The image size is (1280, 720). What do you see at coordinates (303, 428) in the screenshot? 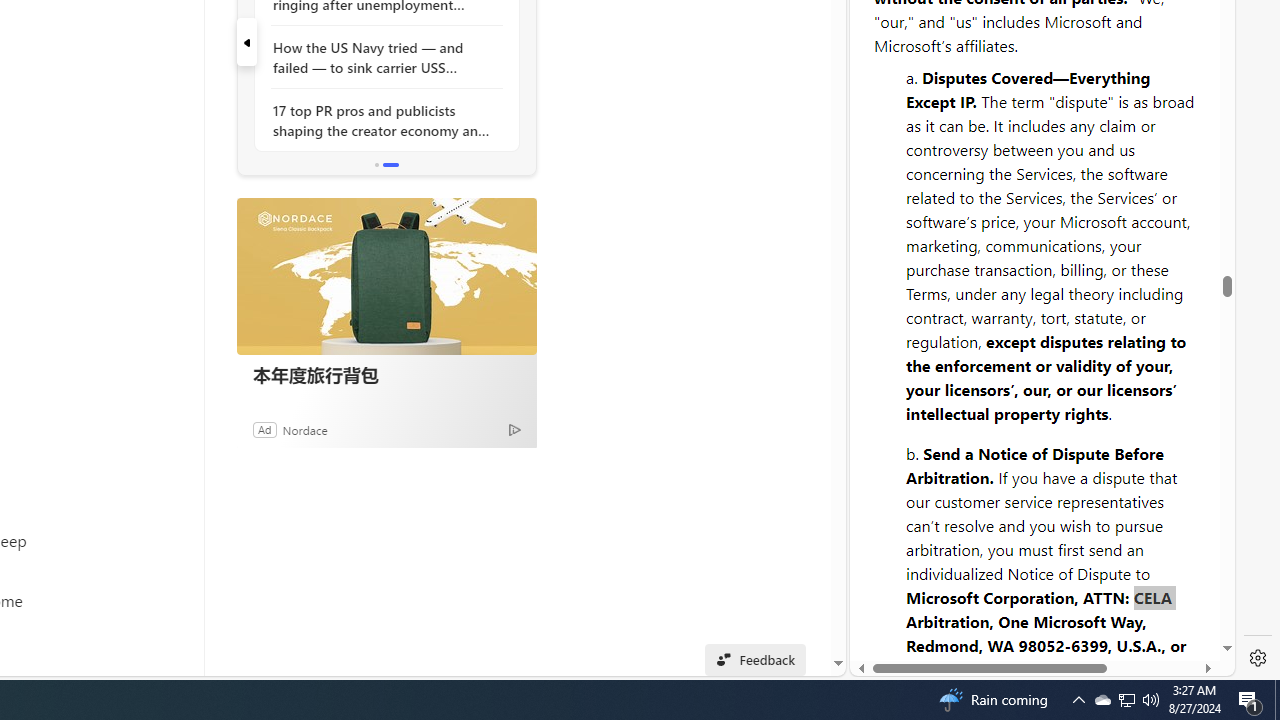
I see `'Nordace'` at bounding box center [303, 428].